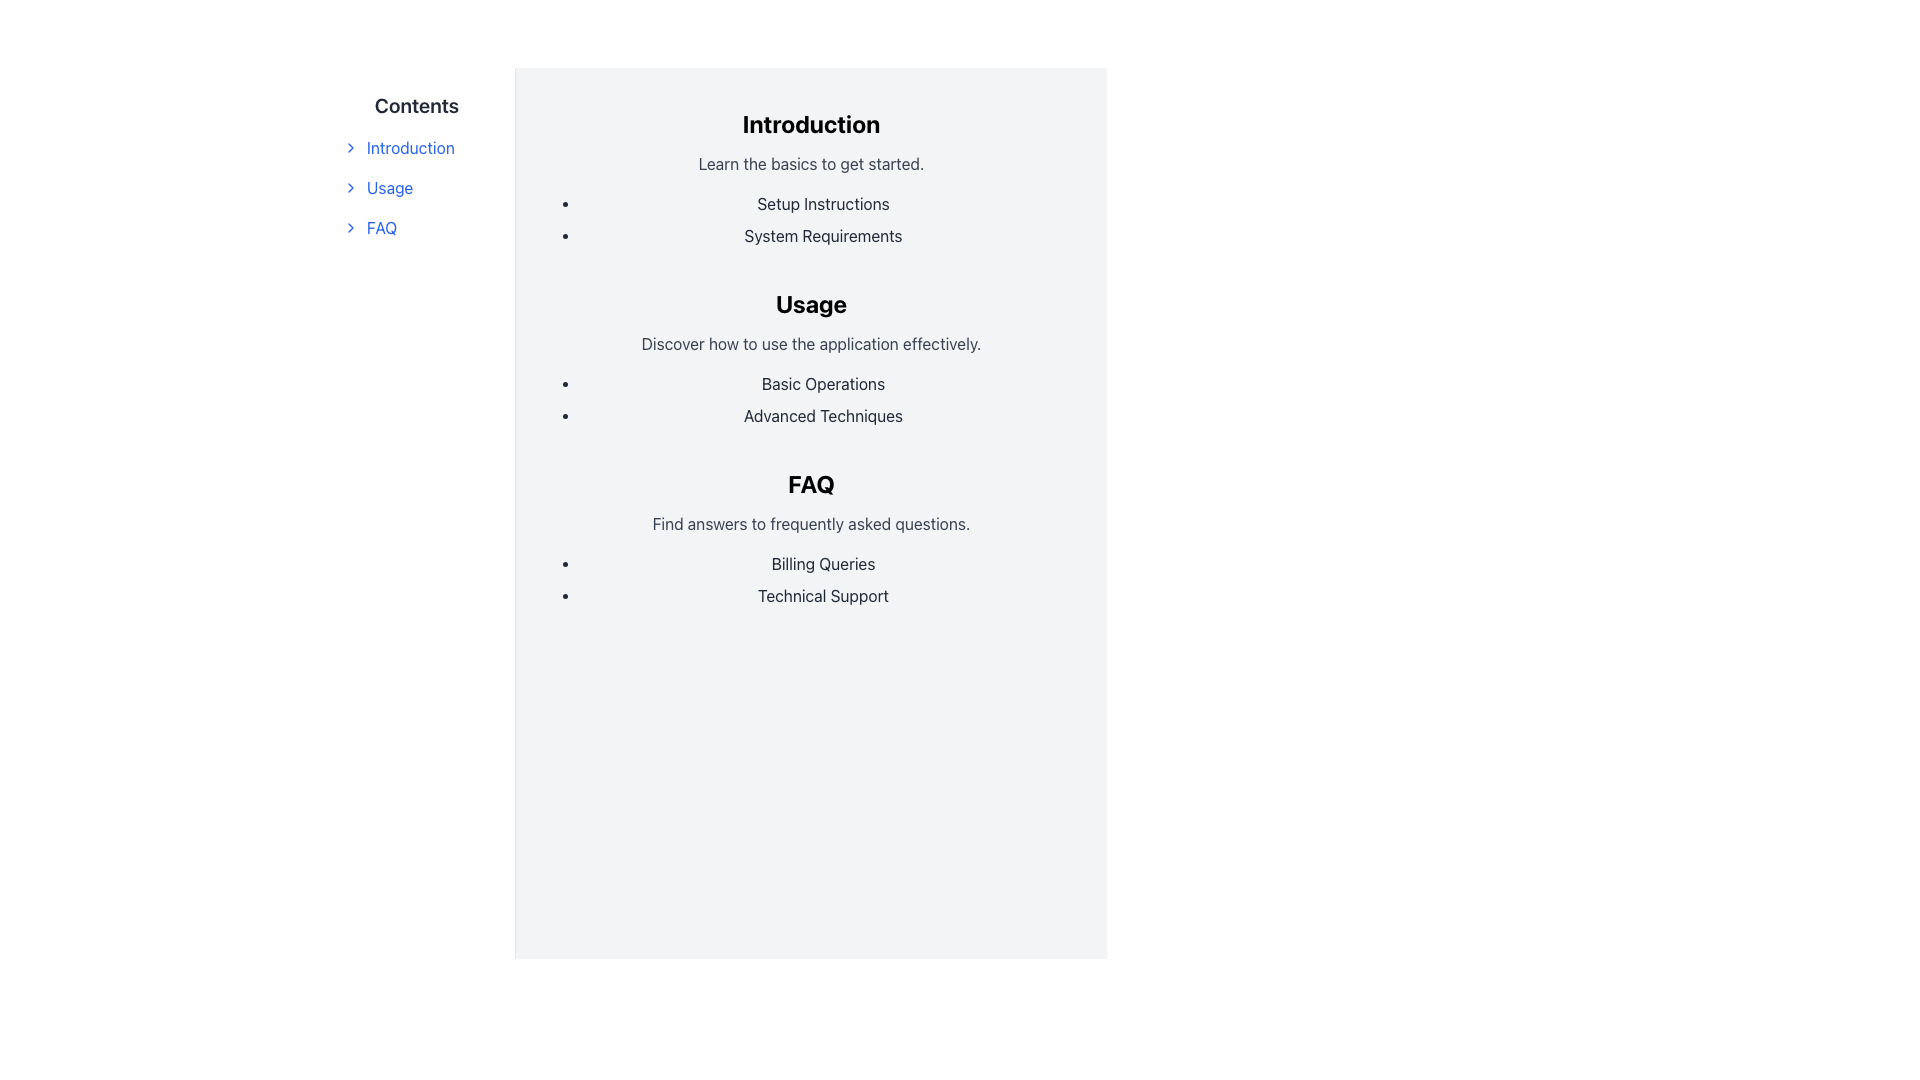 Image resolution: width=1920 pixels, height=1080 pixels. Describe the element at coordinates (350, 188) in the screenshot. I see `the chevron icon located to the immediate left of the 'Usage' text link in the navigation sidebar` at that location.